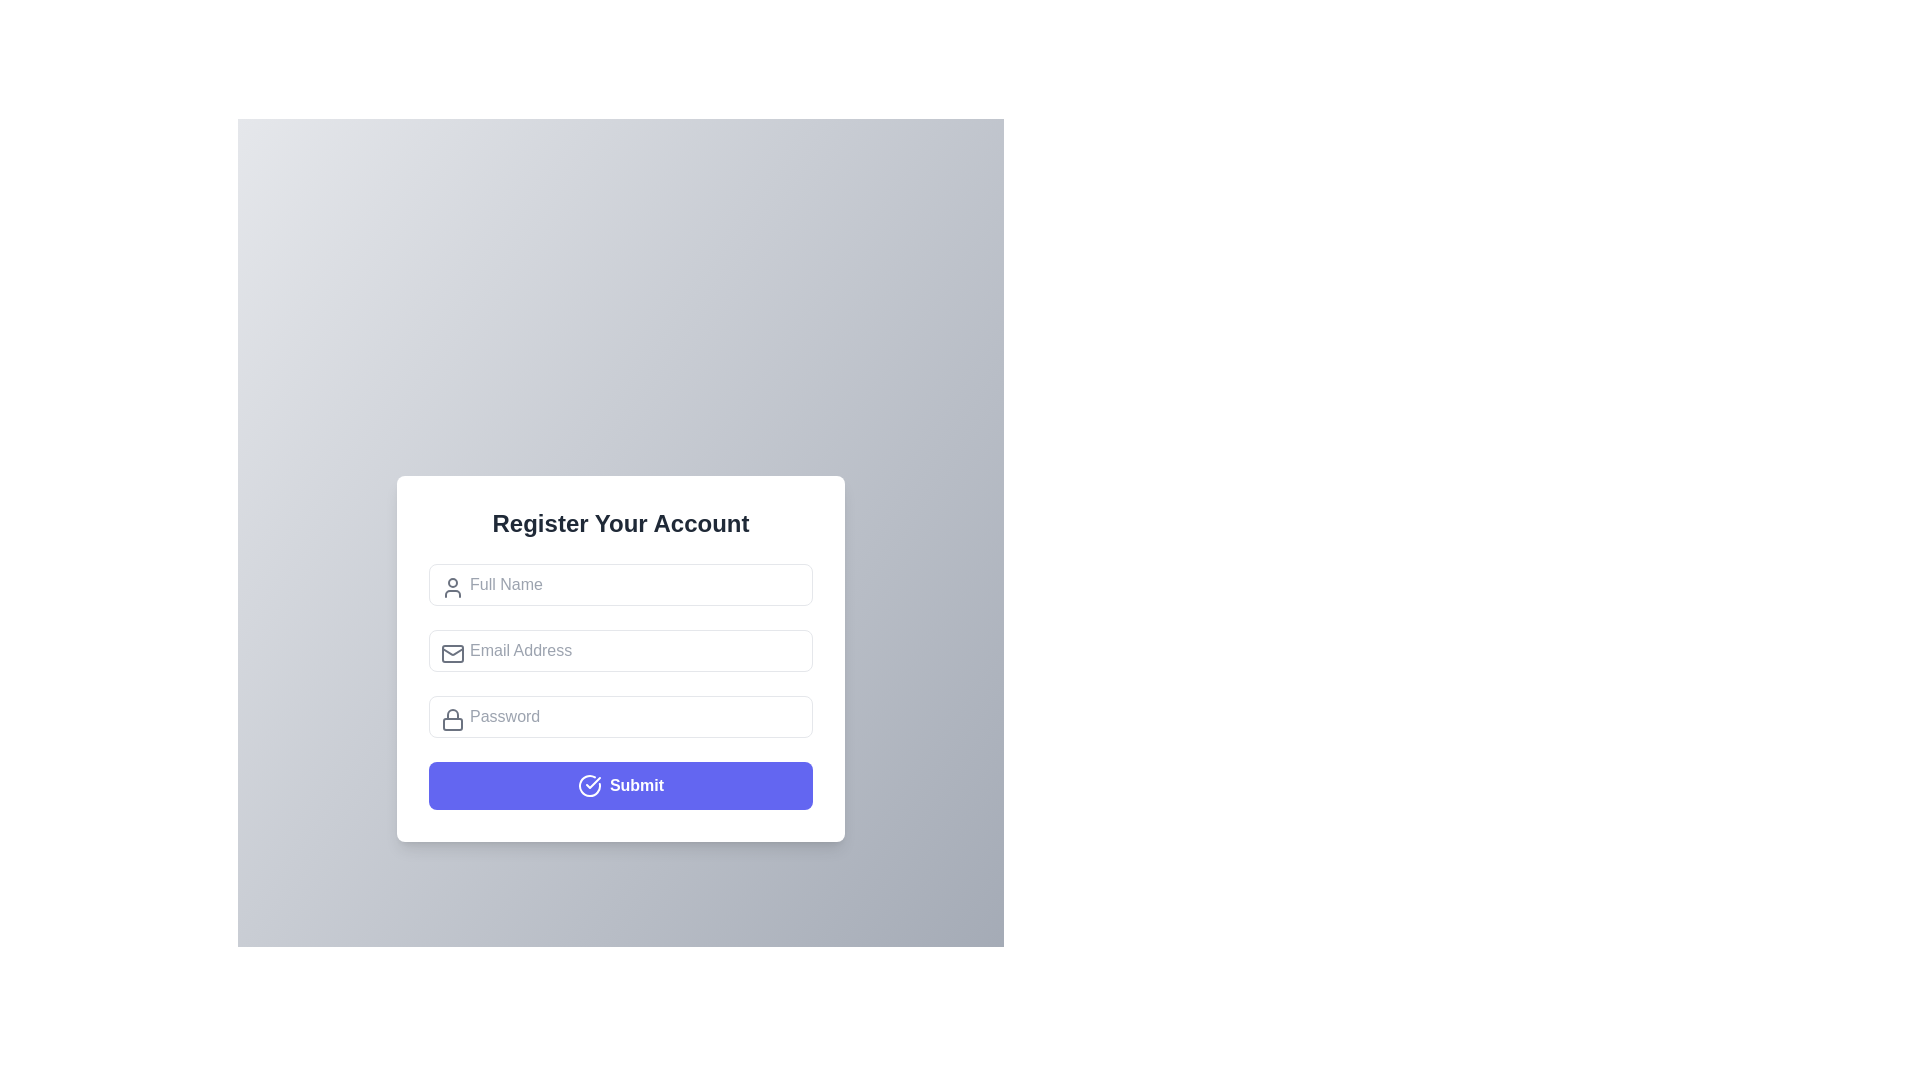 Image resolution: width=1920 pixels, height=1080 pixels. Describe the element at coordinates (451, 651) in the screenshot. I see `the mail envelope closing flap icon, which visually represents the email input field, by clicking on it` at that location.